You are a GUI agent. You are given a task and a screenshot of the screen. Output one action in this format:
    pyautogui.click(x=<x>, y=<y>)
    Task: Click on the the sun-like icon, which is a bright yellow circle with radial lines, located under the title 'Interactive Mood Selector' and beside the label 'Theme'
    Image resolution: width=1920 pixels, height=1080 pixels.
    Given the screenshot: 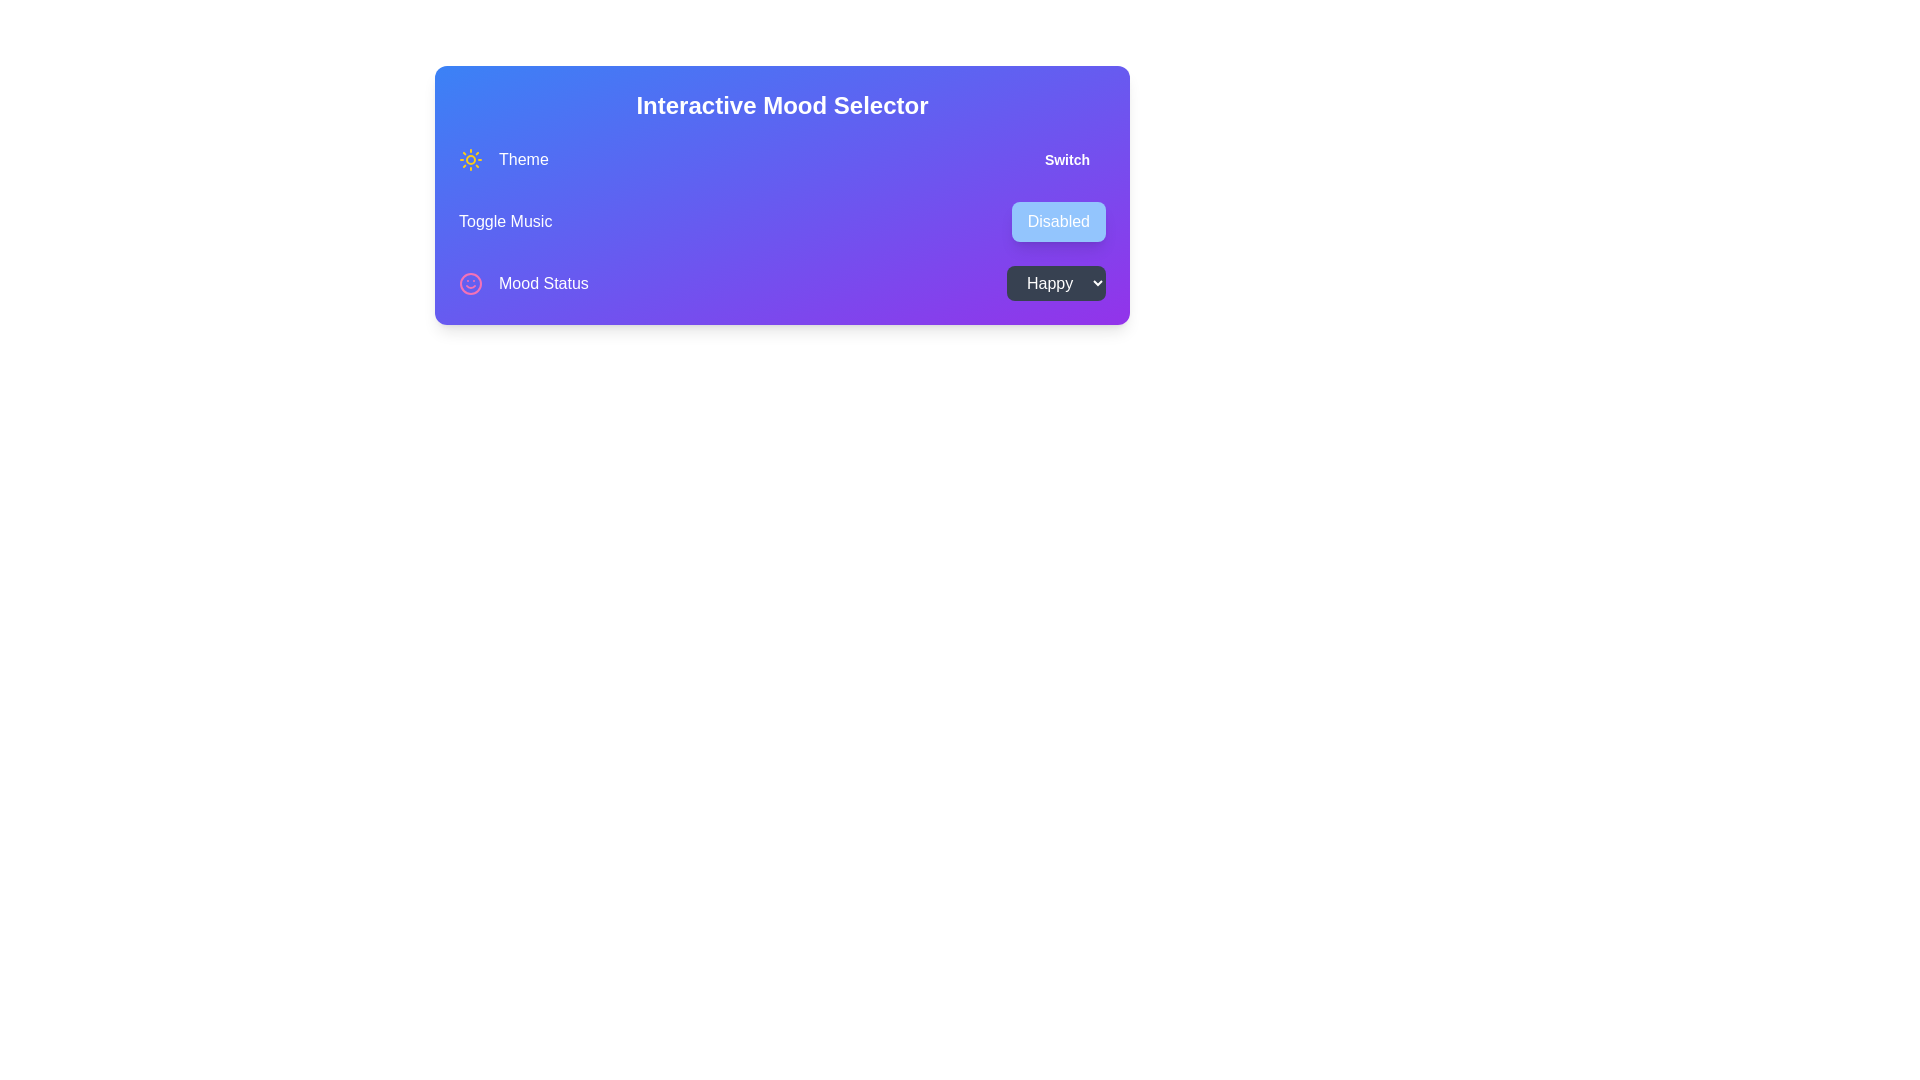 What is the action you would take?
    pyautogui.click(x=469, y=158)
    